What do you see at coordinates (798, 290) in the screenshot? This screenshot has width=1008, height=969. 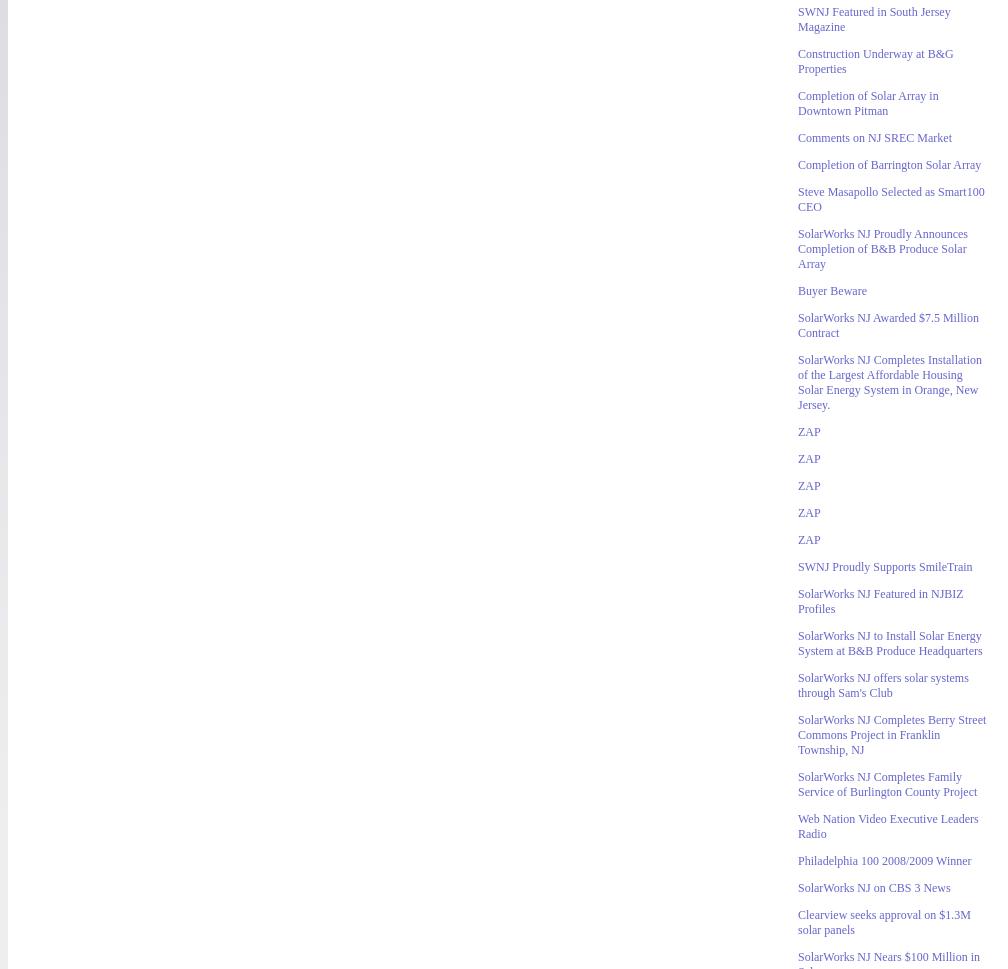 I see `'Buyer Beware'` at bounding box center [798, 290].